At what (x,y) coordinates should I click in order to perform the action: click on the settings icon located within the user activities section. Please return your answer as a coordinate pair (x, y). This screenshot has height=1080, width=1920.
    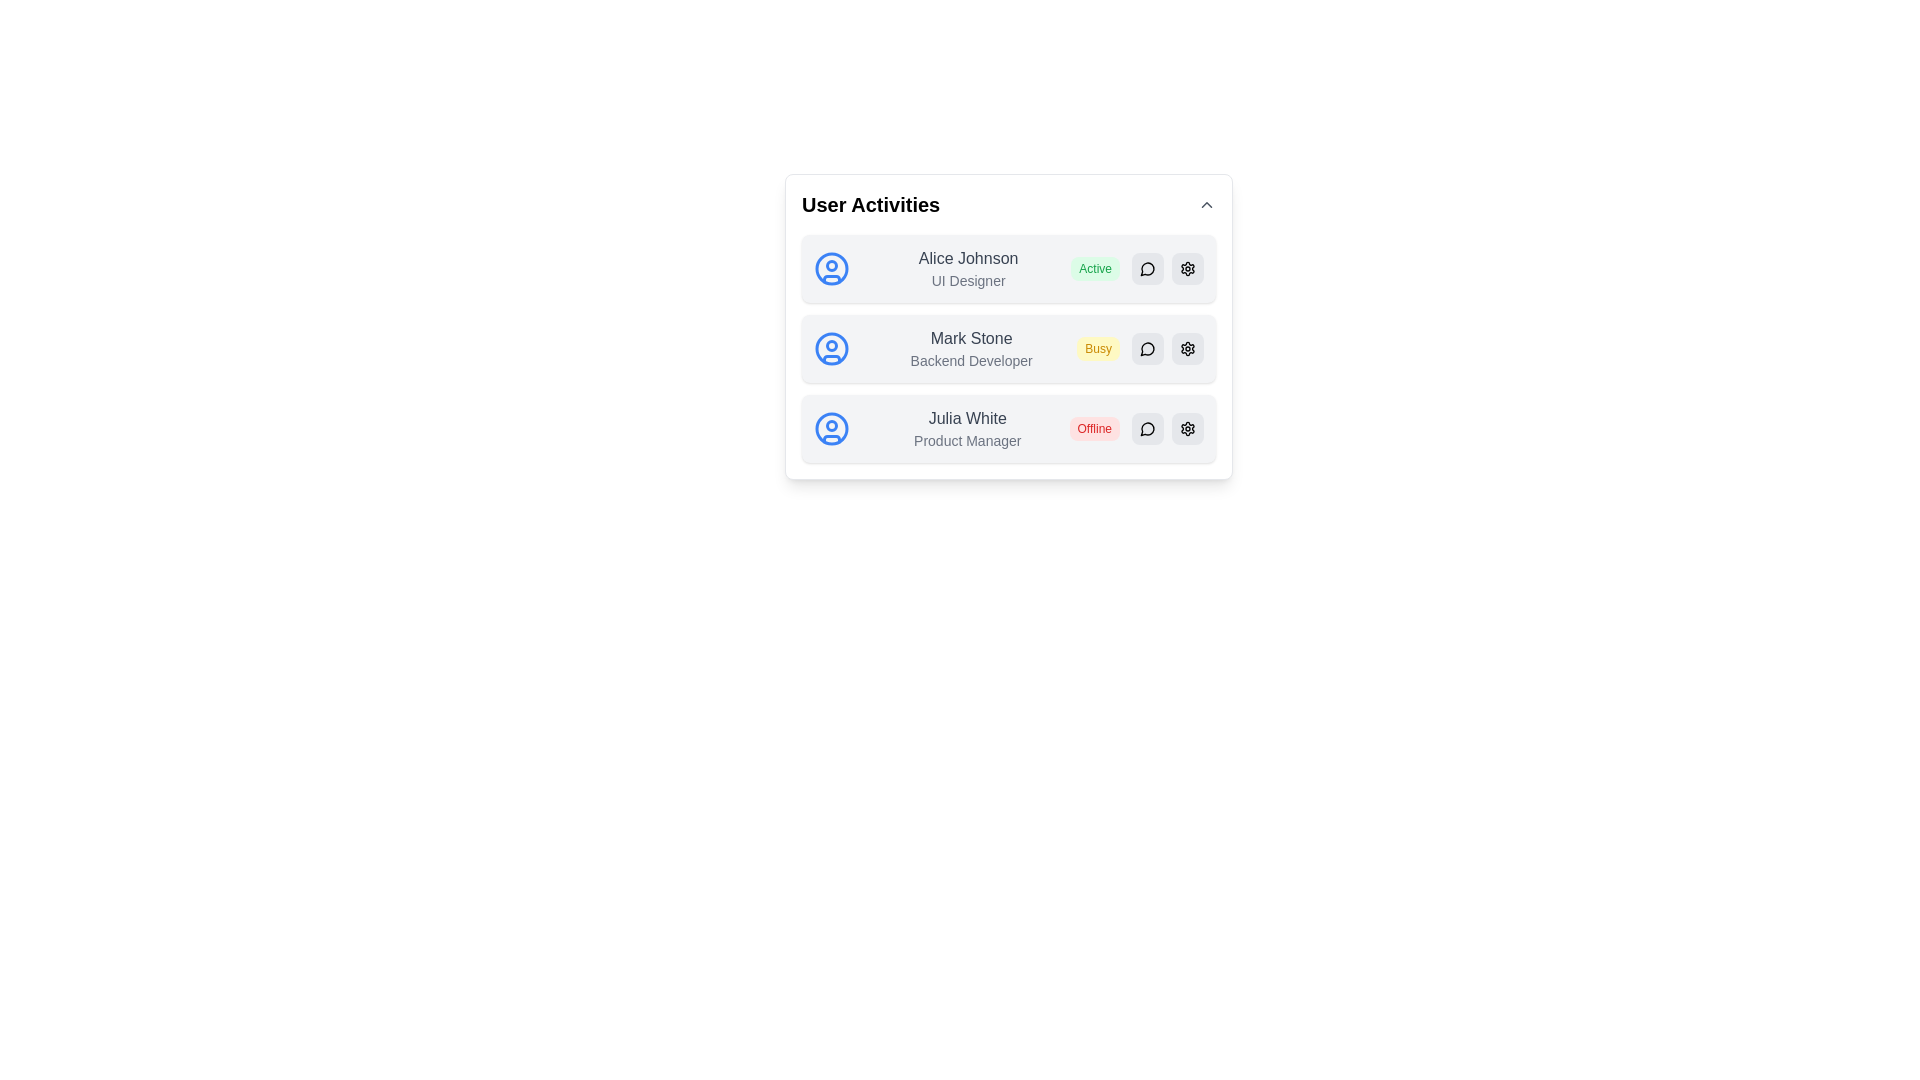
    Looking at the image, I should click on (1188, 268).